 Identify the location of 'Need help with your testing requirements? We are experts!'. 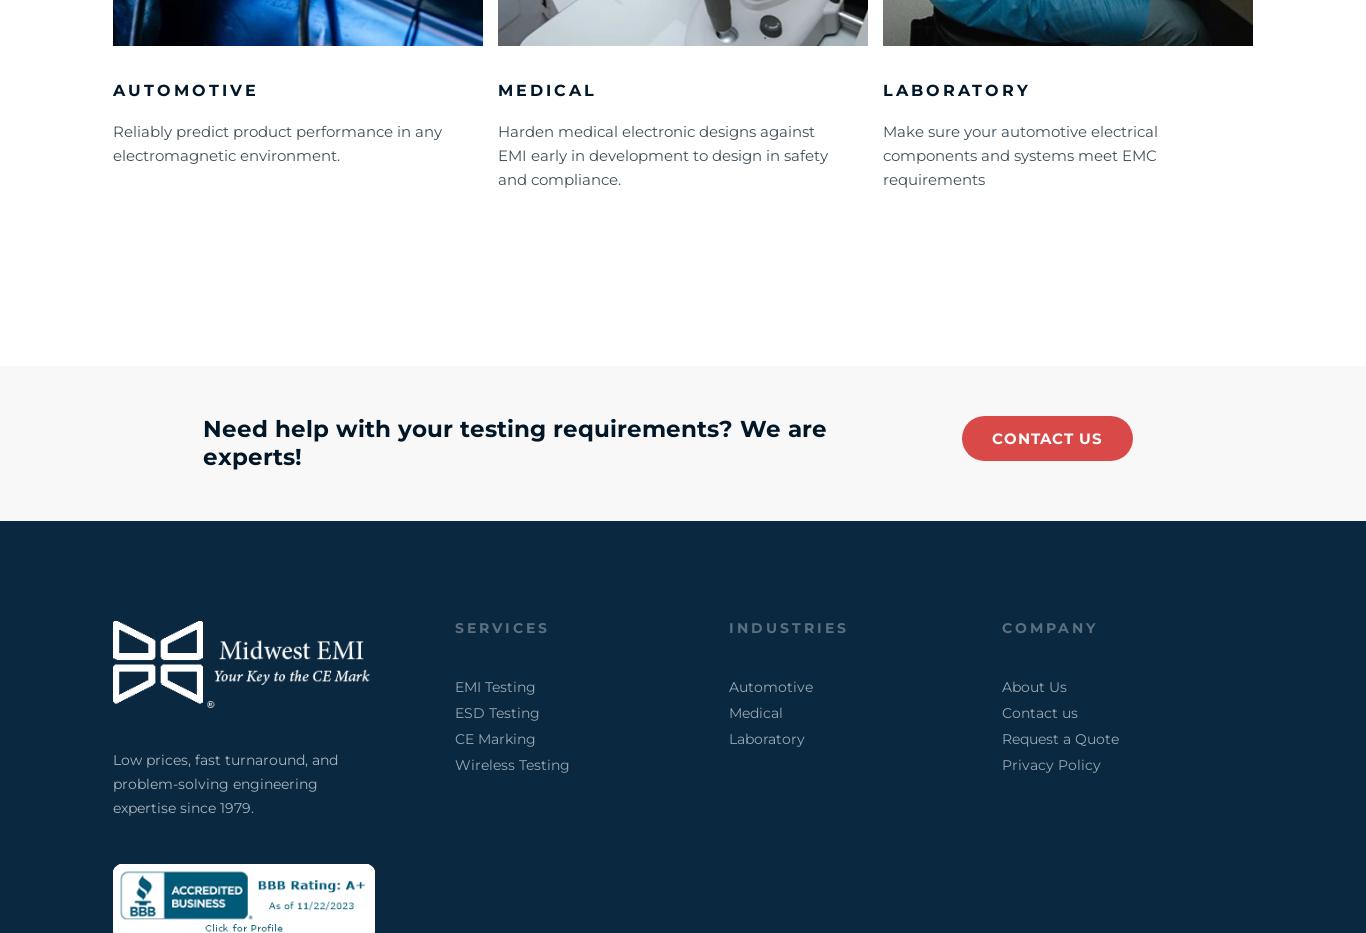
(514, 440).